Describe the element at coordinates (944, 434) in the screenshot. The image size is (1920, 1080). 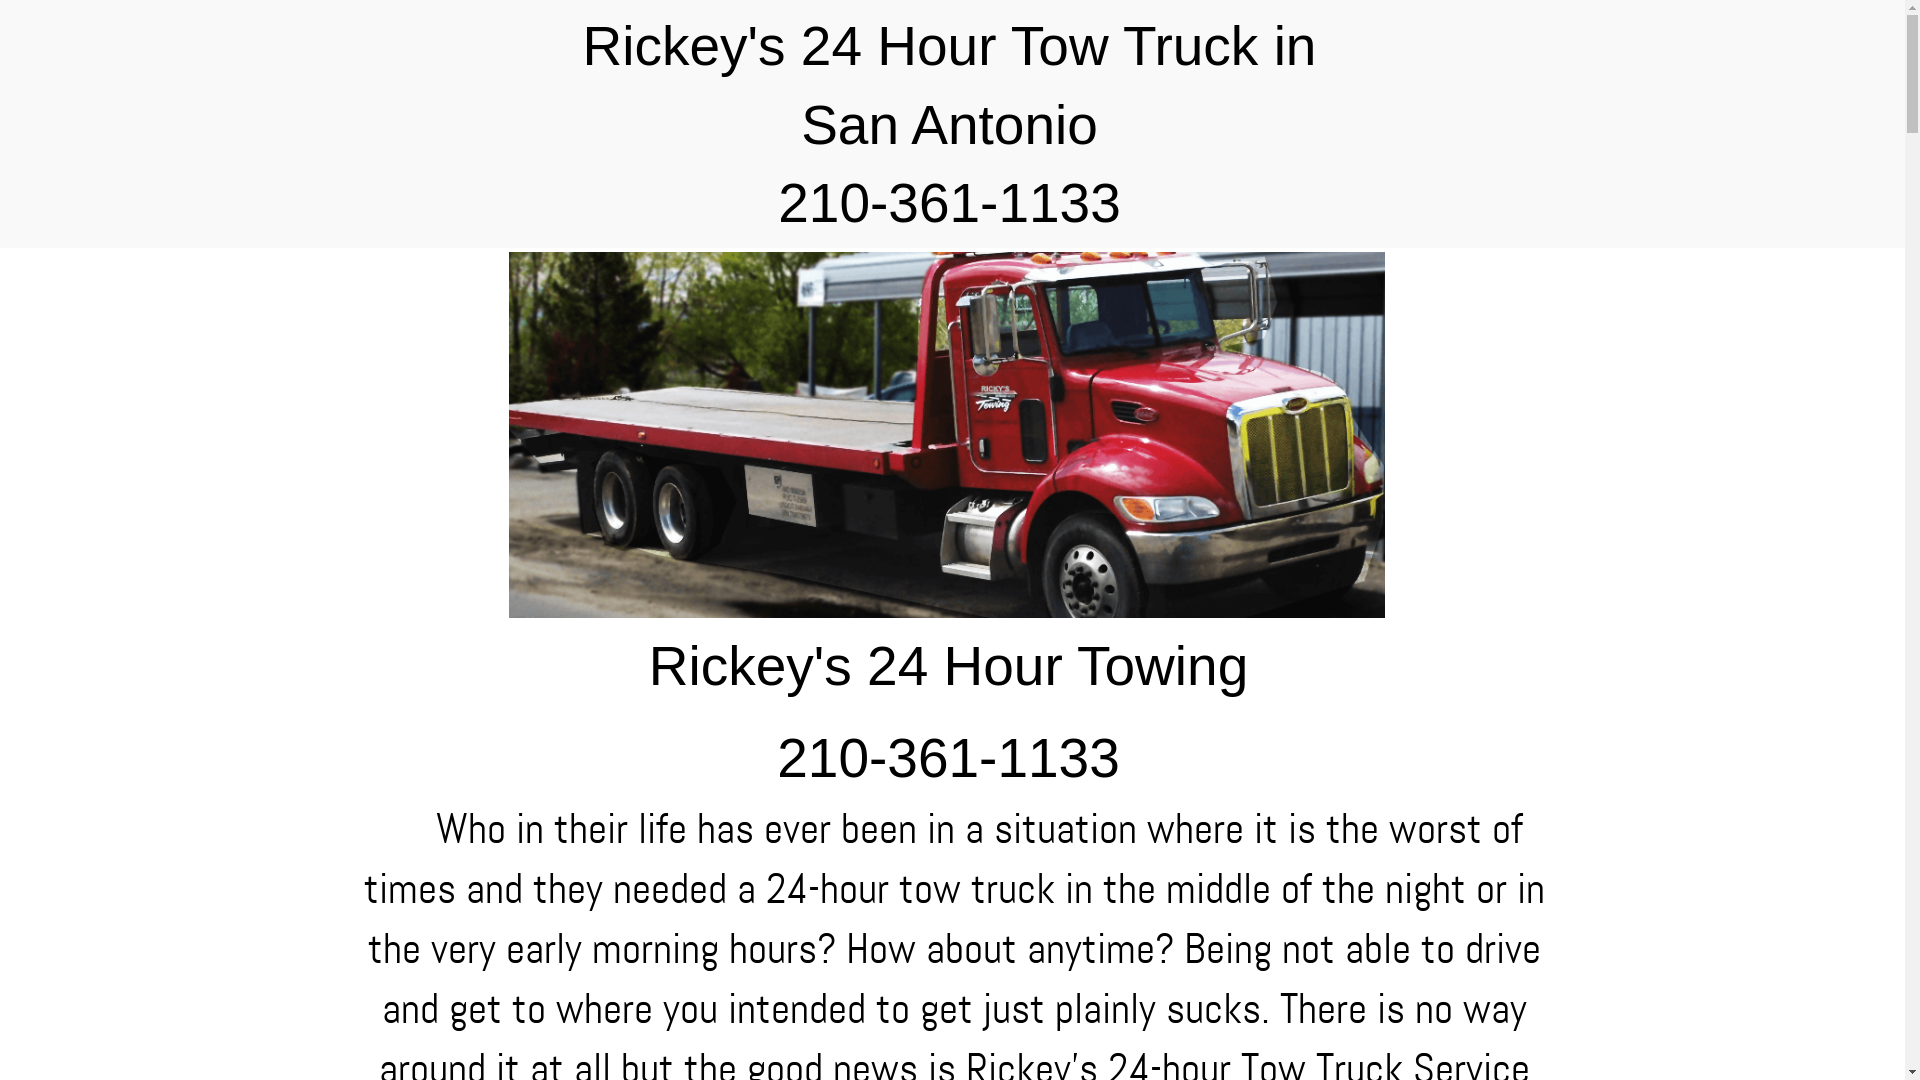
I see `'Image Title'` at that location.